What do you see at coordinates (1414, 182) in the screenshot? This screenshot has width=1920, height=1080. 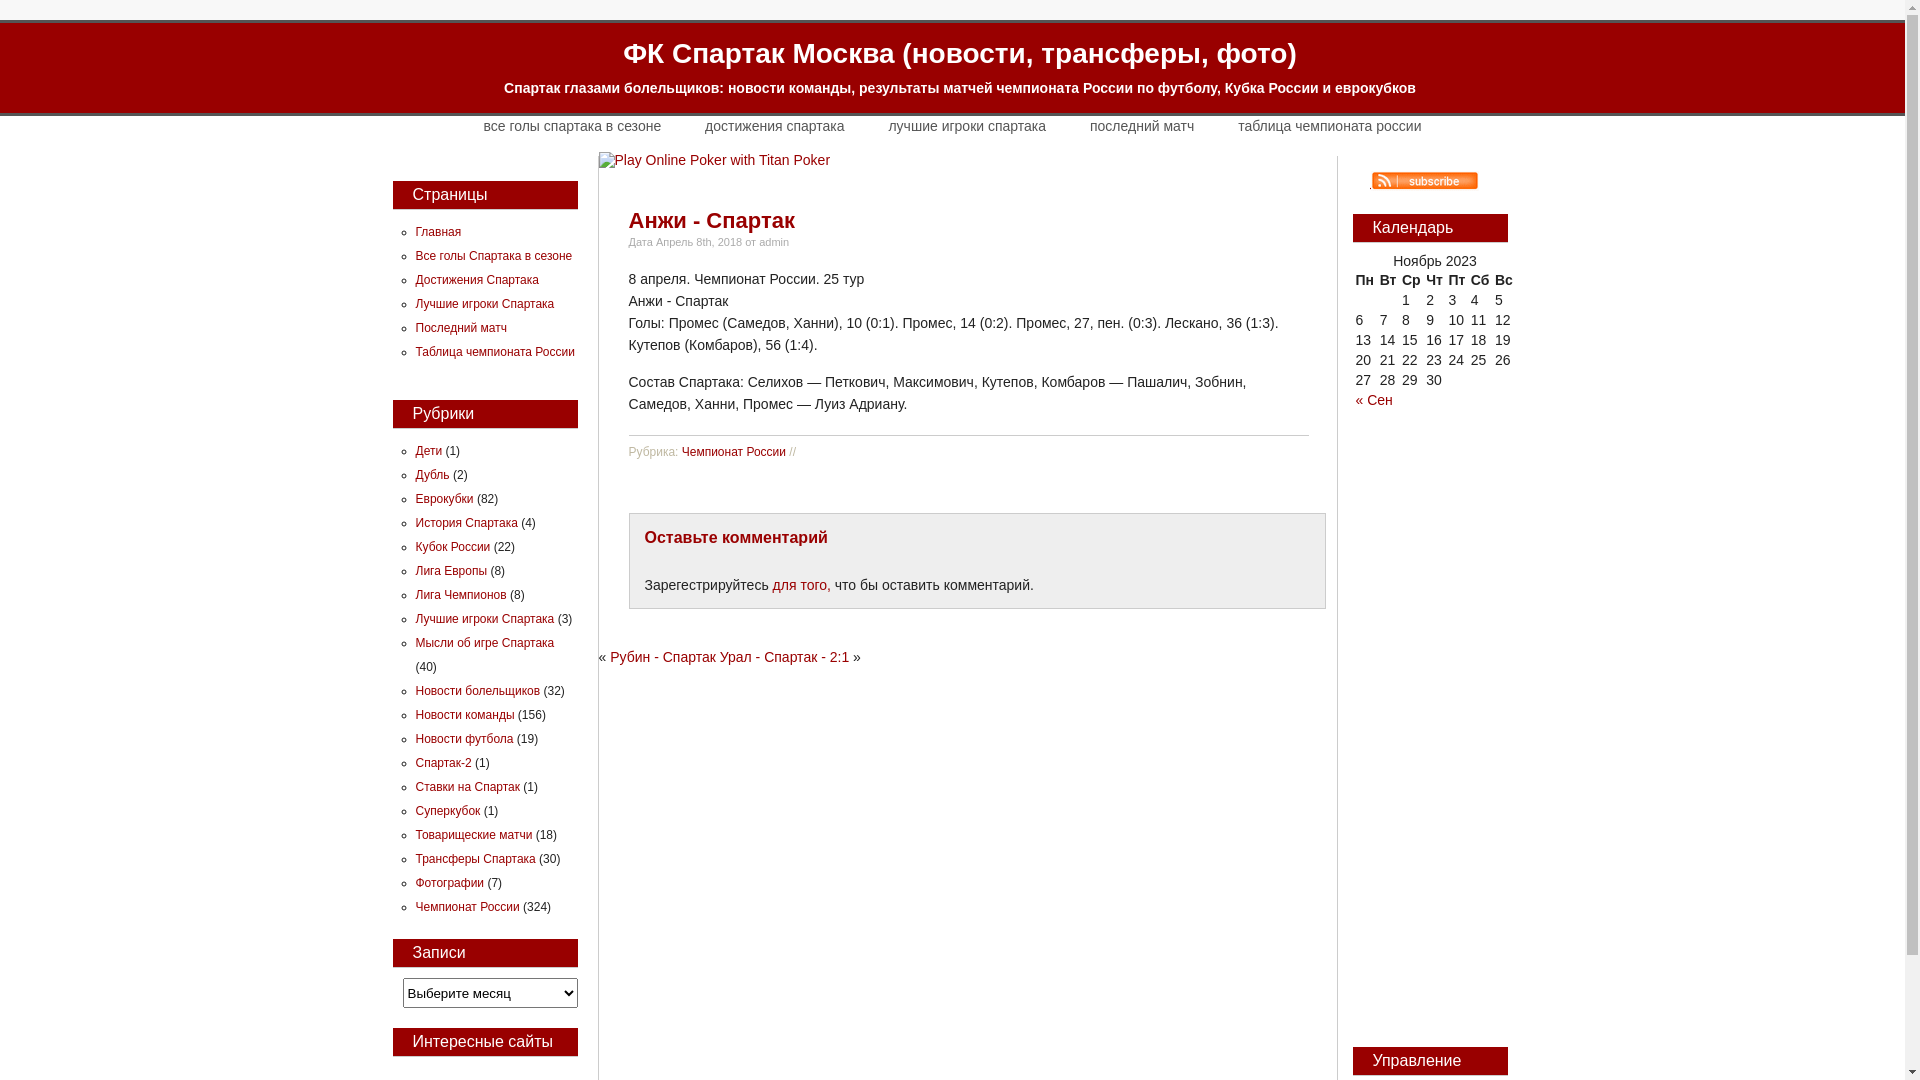 I see `'RSS Syndication'` at bounding box center [1414, 182].